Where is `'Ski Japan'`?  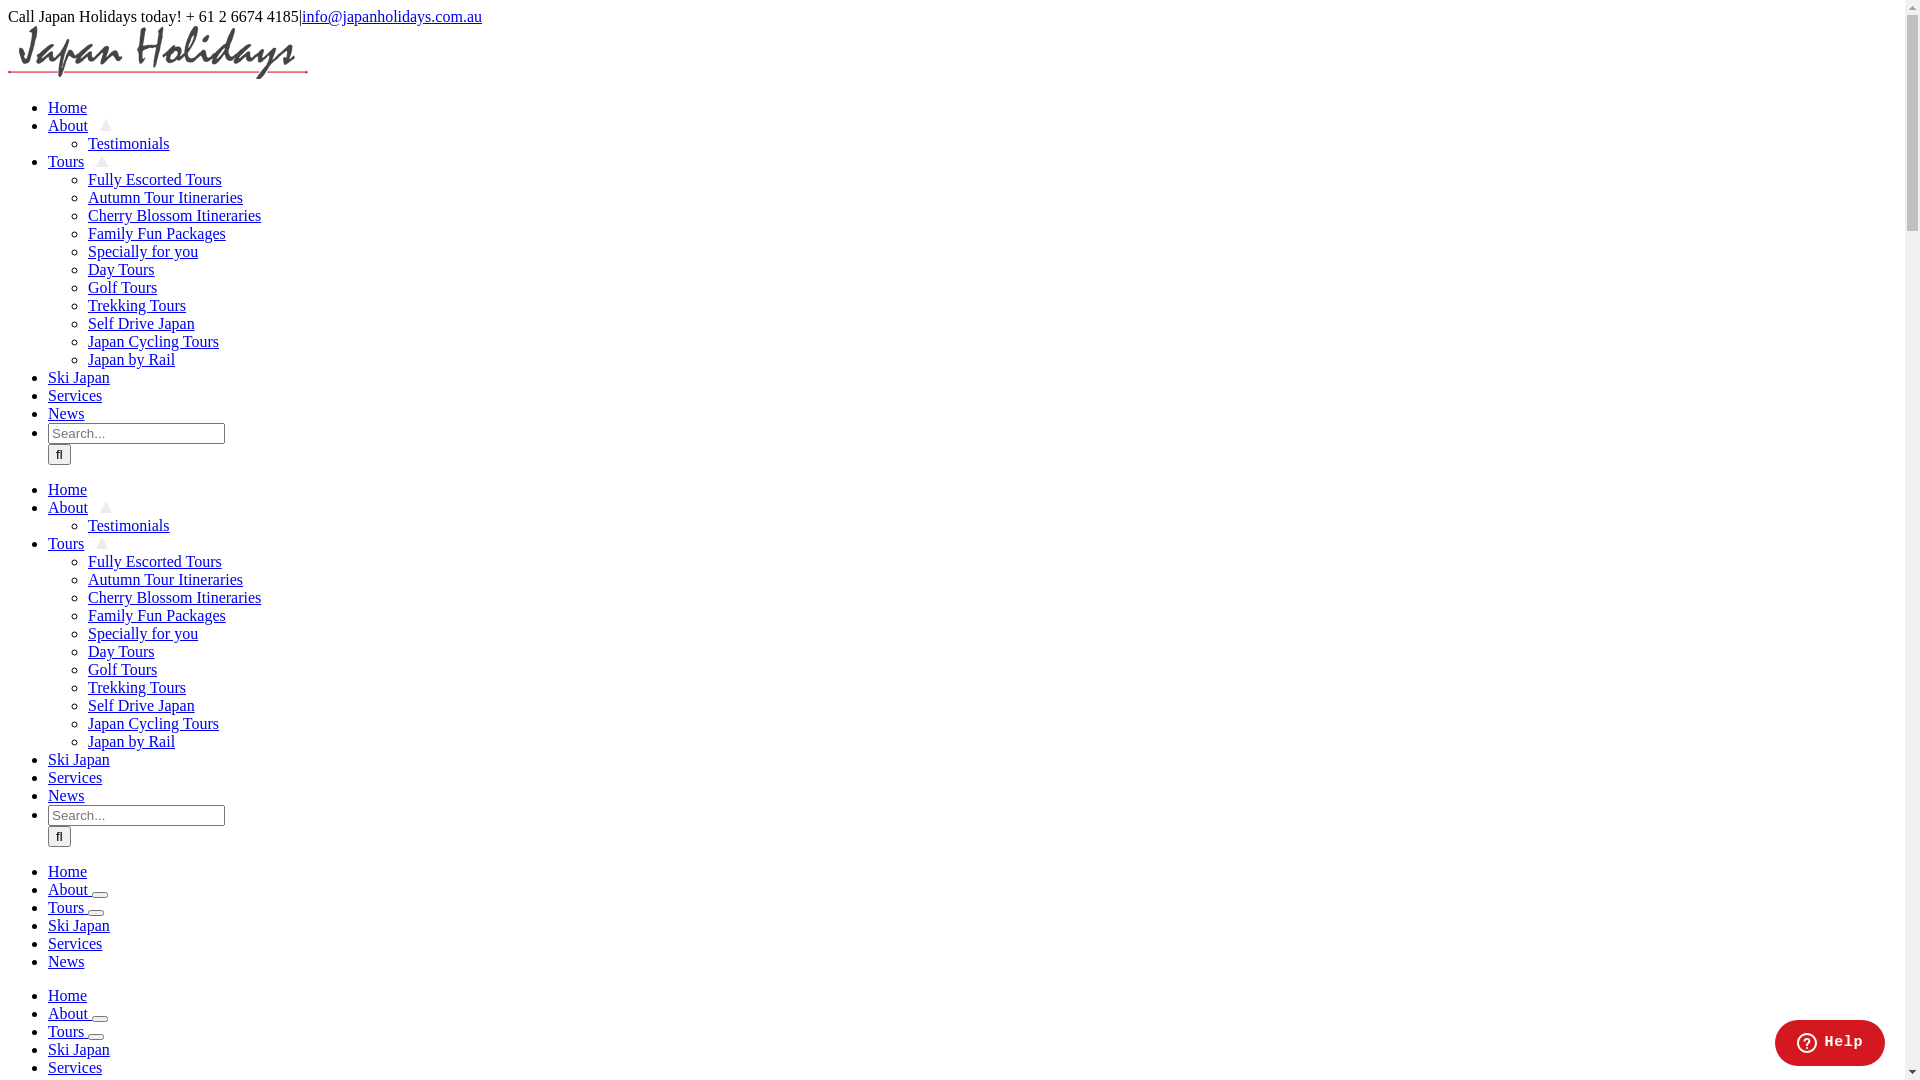
'Ski Japan' is located at coordinates (84, 759).